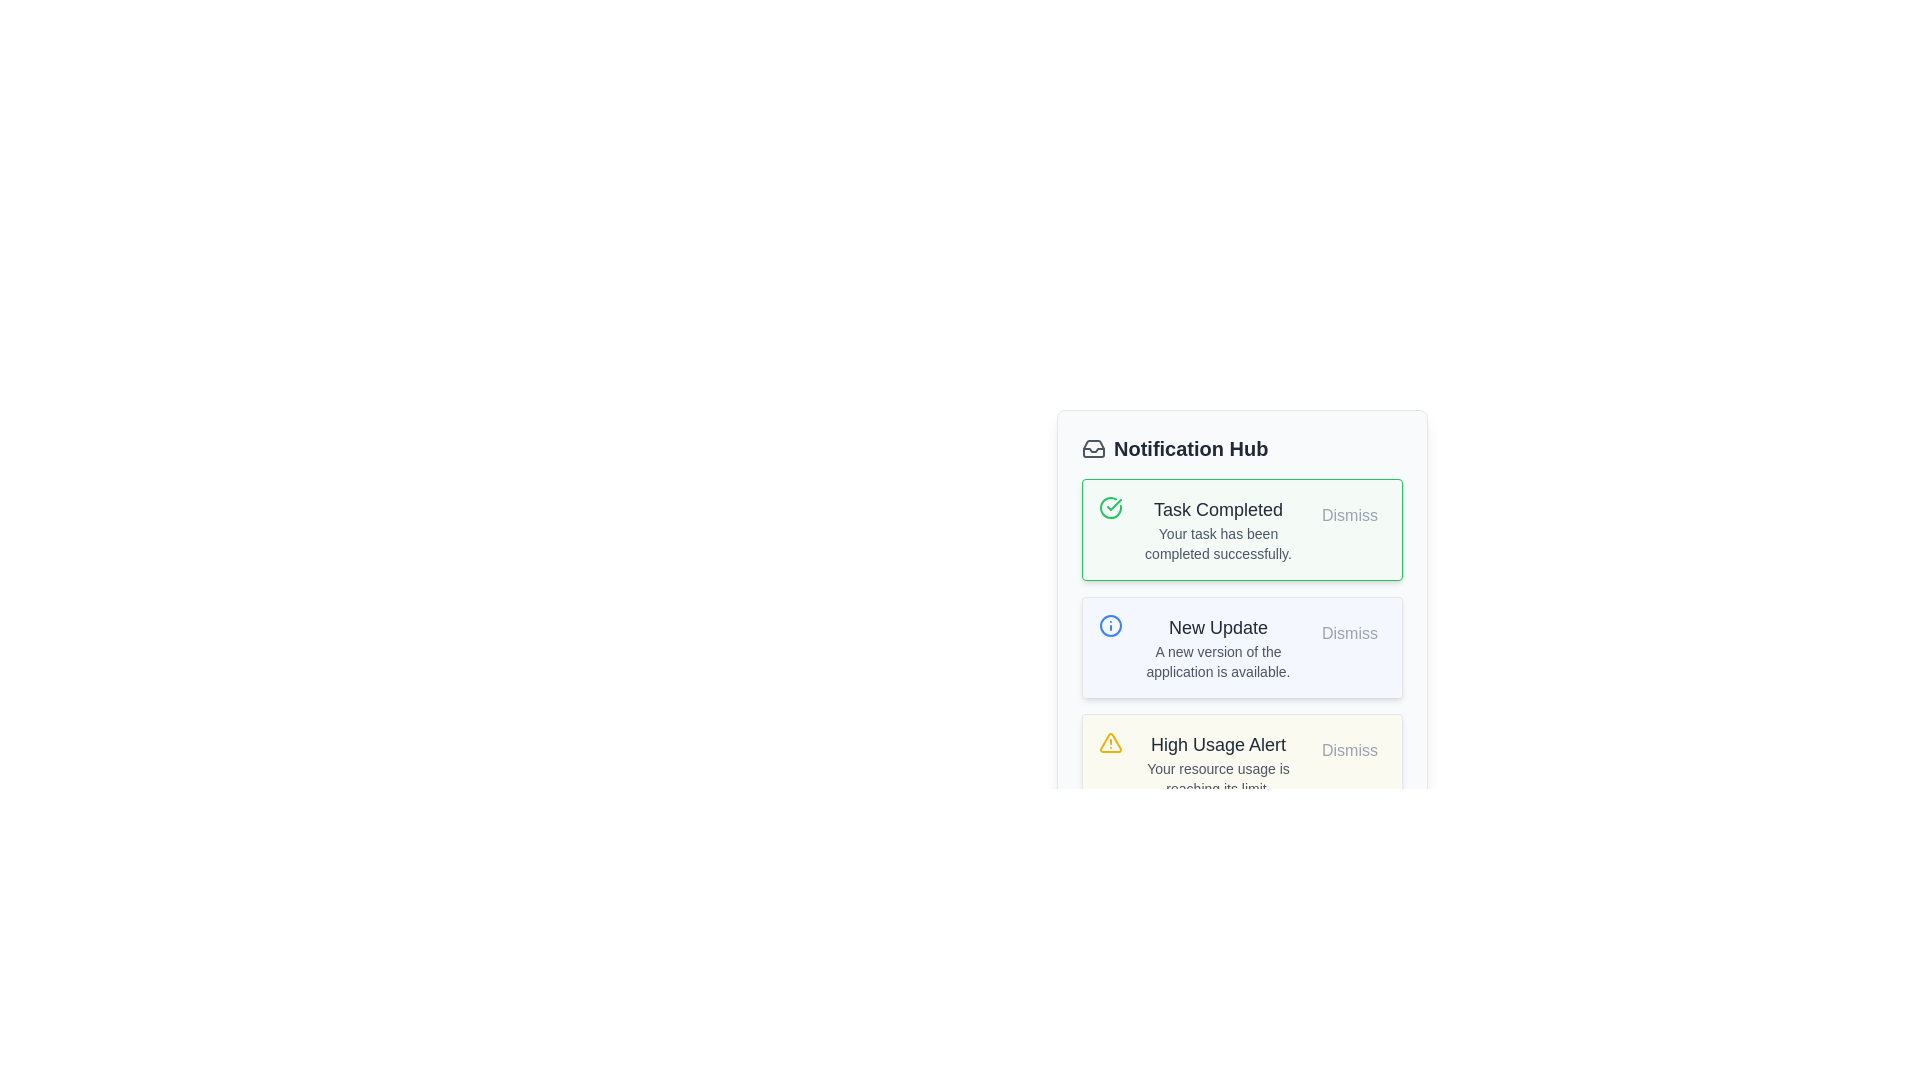 The image size is (1920, 1080). I want to click on the compact inbox icon, which is a minimalist line drawing located in the header area of the 'Notification Hub' section, so click(1093, 447).